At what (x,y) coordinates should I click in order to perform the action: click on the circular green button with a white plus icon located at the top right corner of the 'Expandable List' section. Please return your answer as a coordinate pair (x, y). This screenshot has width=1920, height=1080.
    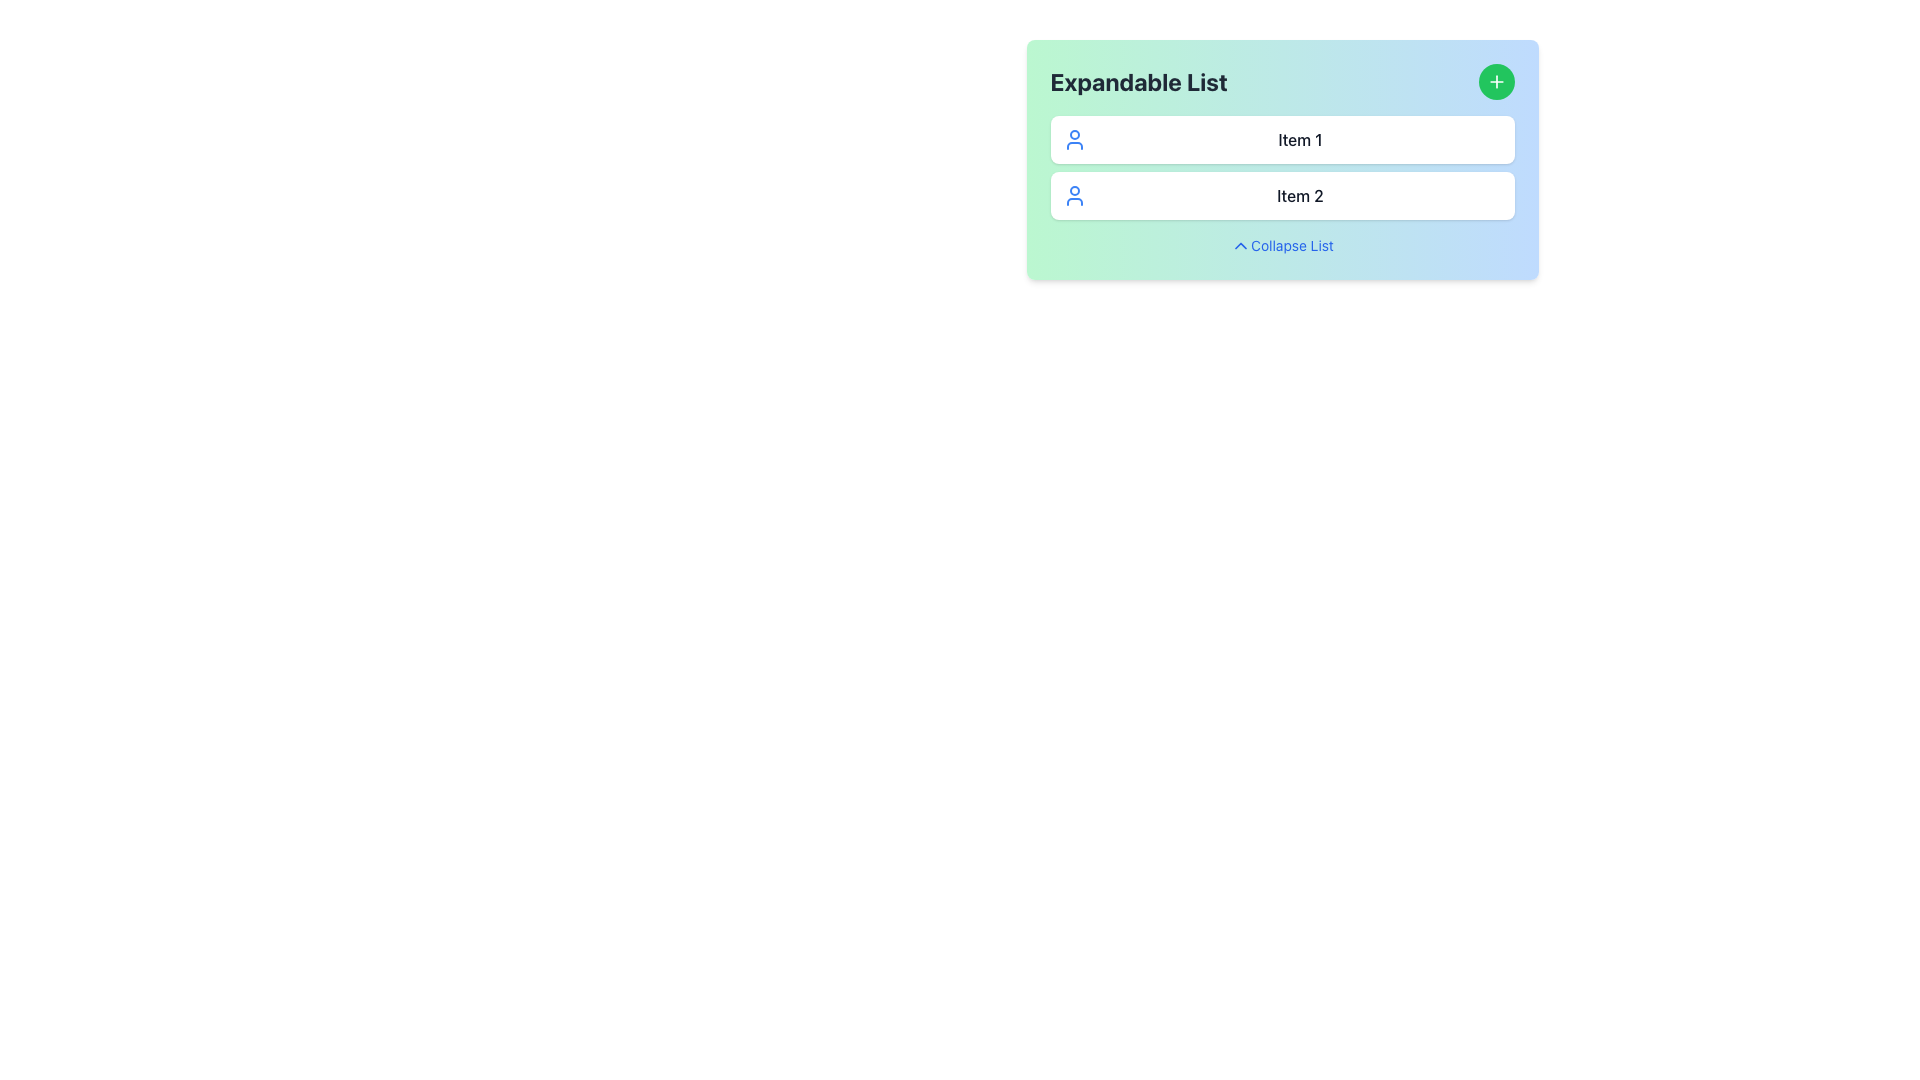
    Looking at the image, I should click on (1496, 80).